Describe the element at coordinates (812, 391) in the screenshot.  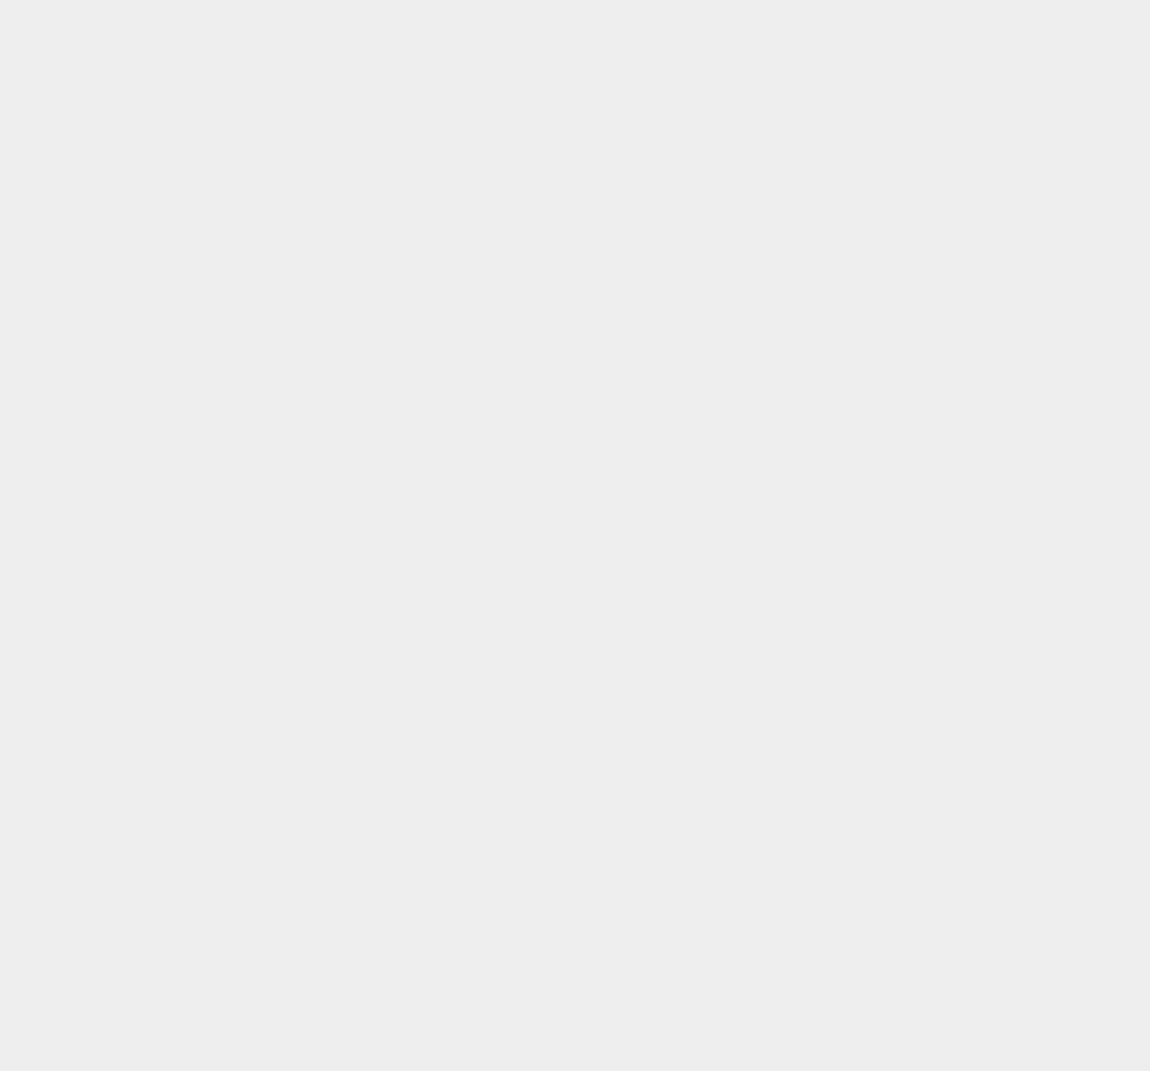
I see `'YouTube'` at that location.